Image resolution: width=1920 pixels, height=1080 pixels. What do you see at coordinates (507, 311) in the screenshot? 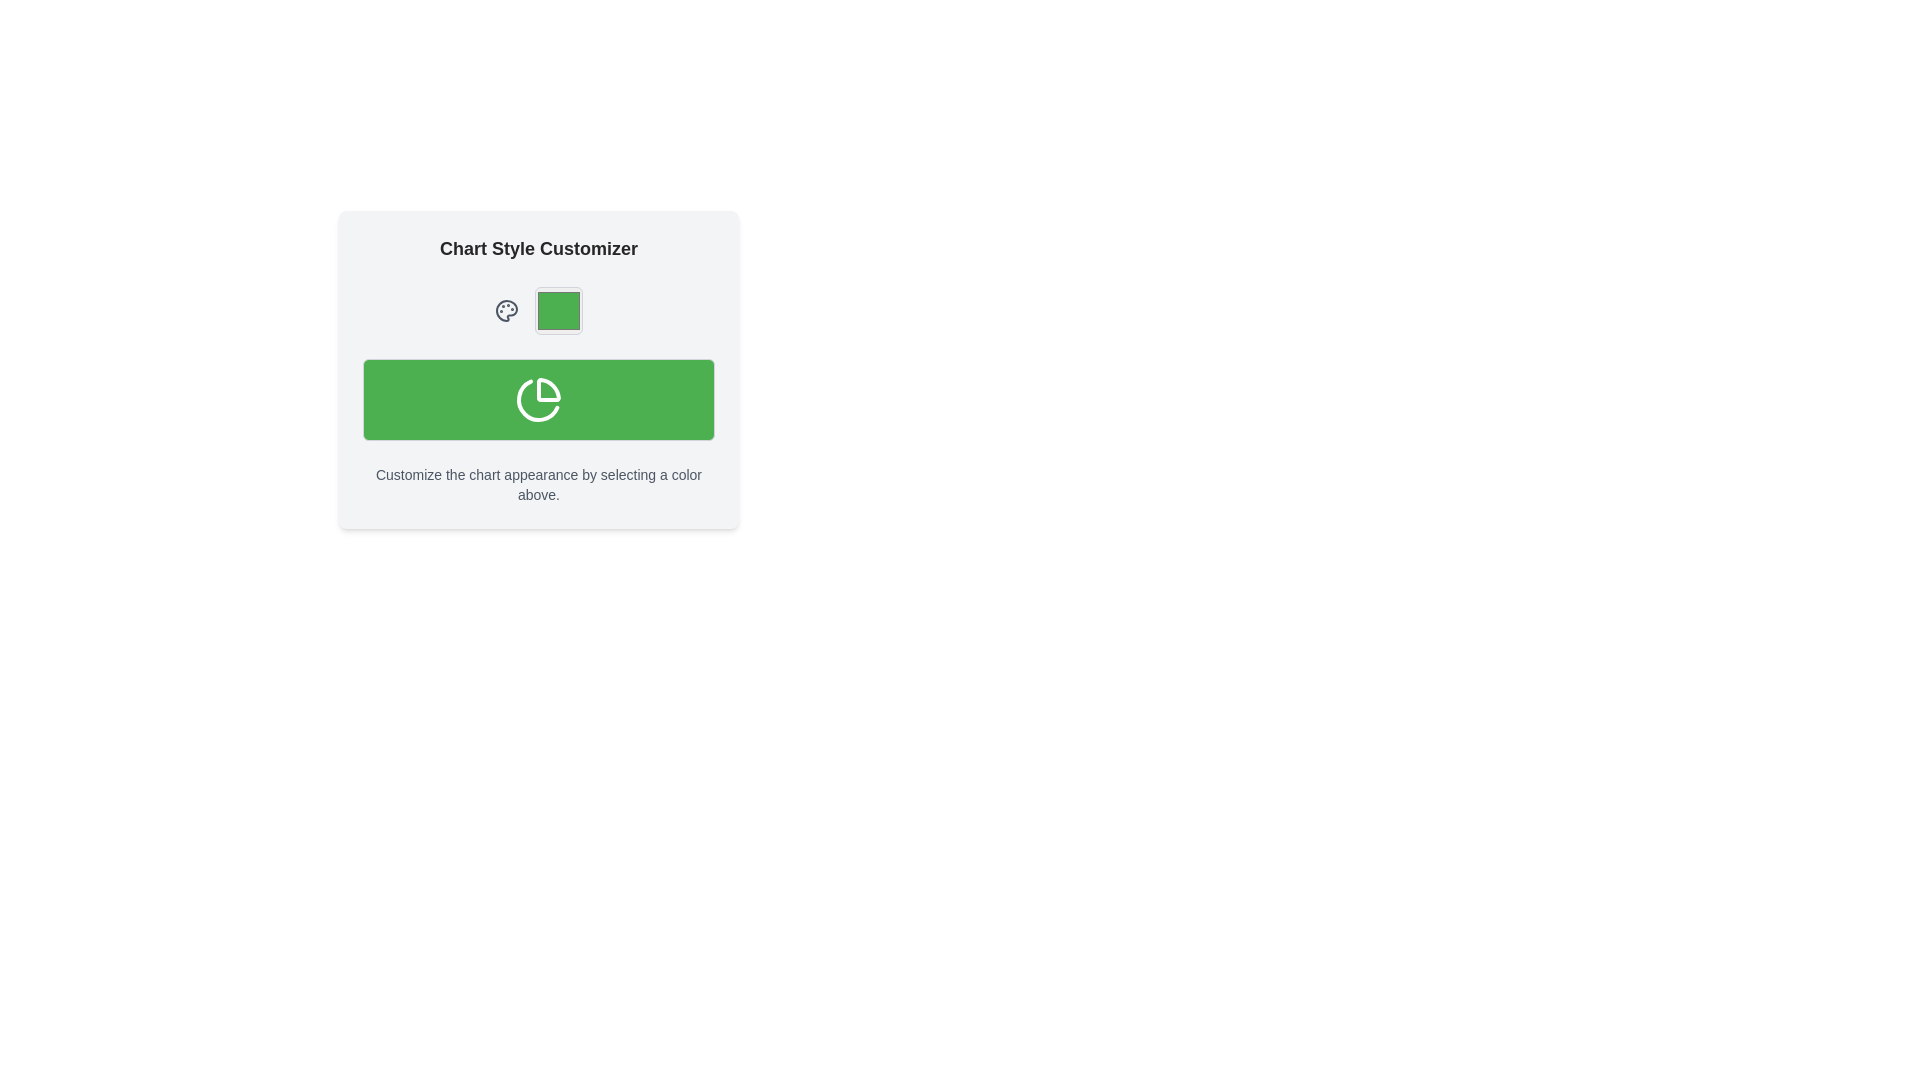
I see `the decorative or informative icon that suggests customization or color-related functionality, located to the left of the green square color picker button` at bounding box center [507, 311].